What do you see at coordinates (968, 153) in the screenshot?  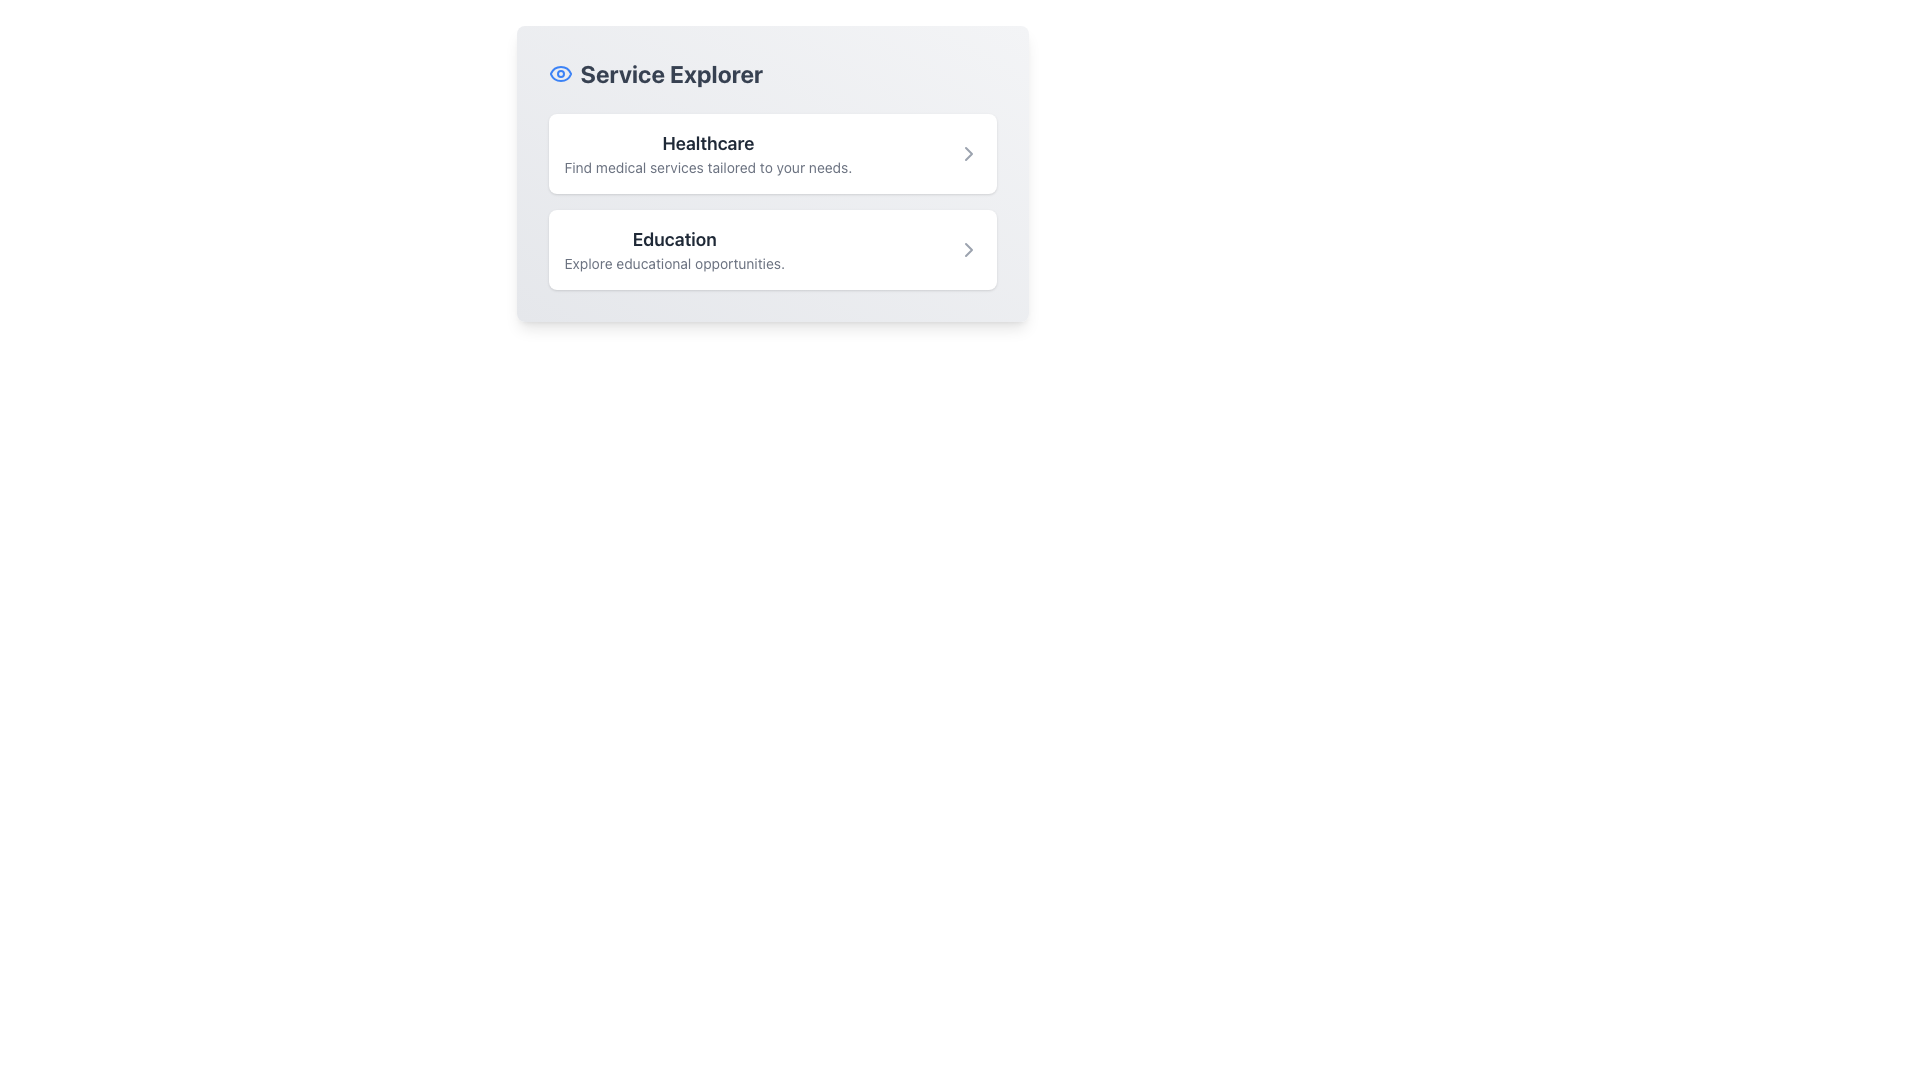 I see `the chevron icon located at the far right of the 'Healthcare' list item in the 'Service Explorer' section` at bounding box center [968, 153].